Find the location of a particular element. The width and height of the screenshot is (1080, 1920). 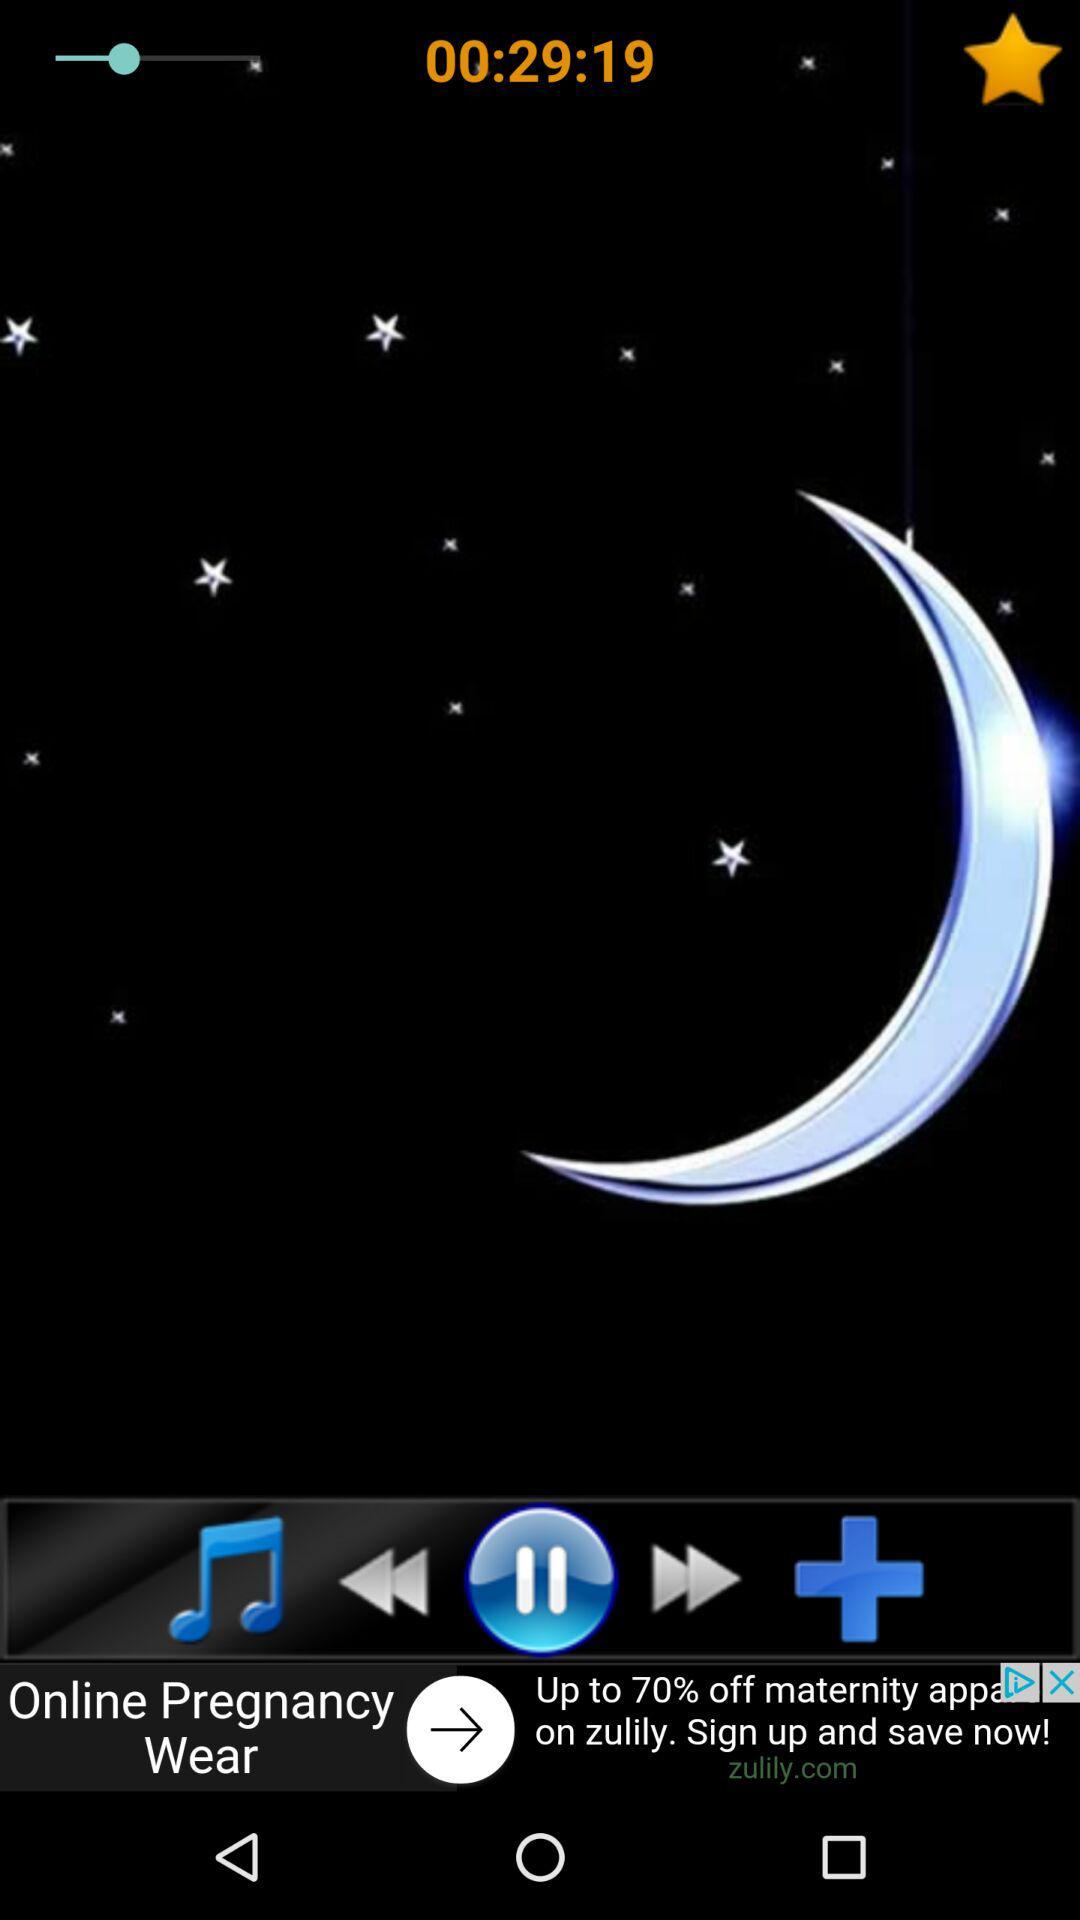

pause is located at coordinates (540, 1577).